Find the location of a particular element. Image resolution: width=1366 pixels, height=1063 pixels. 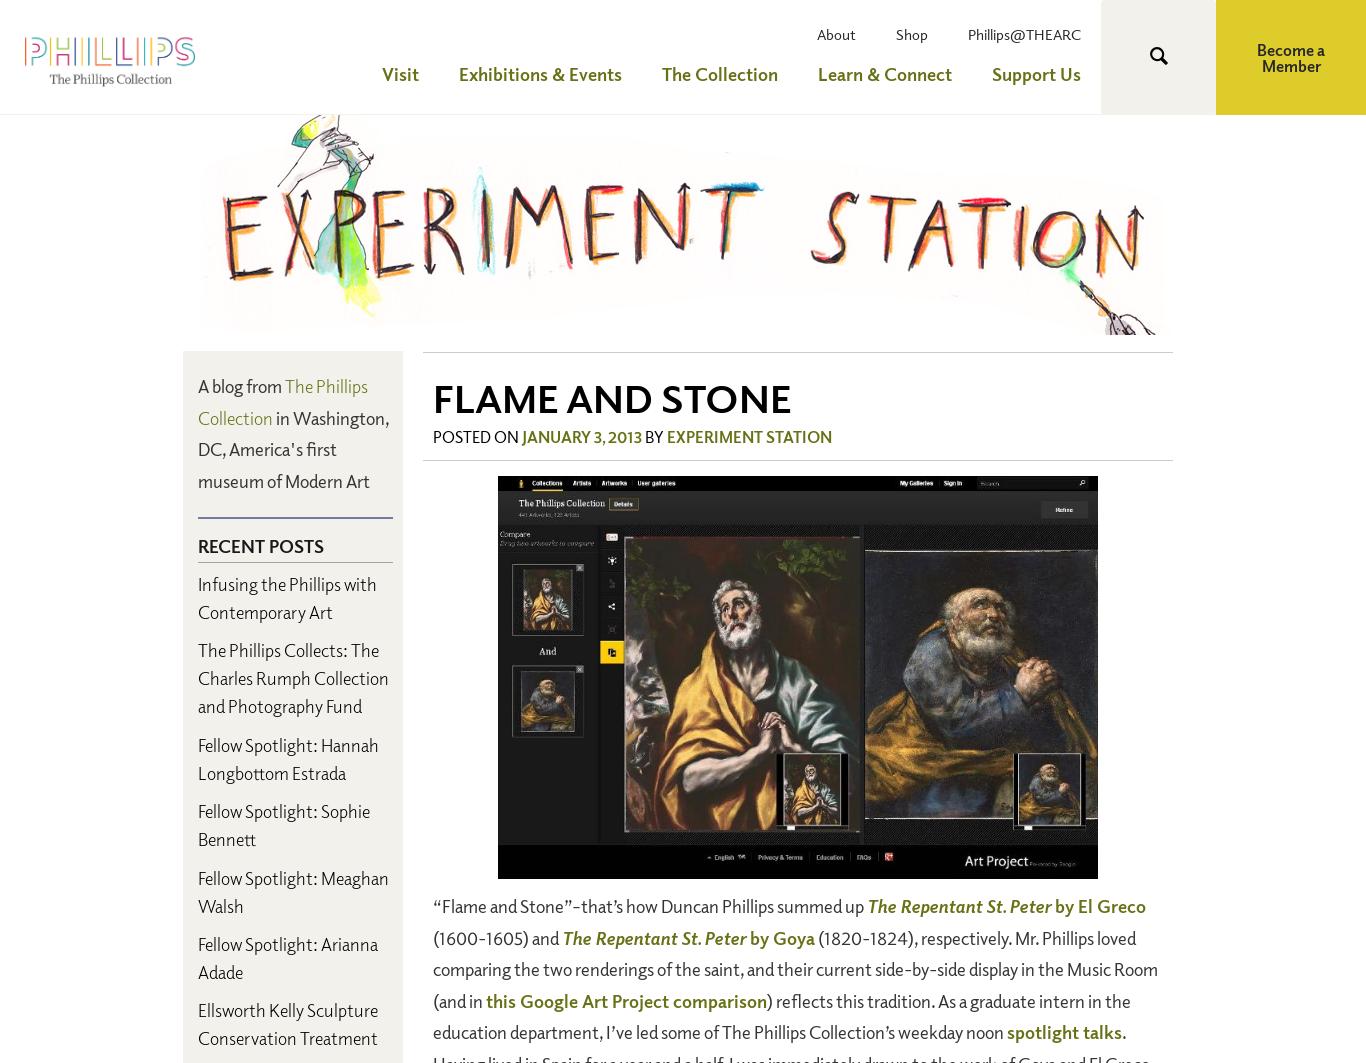

'About' is located at coordinates (816, 34).